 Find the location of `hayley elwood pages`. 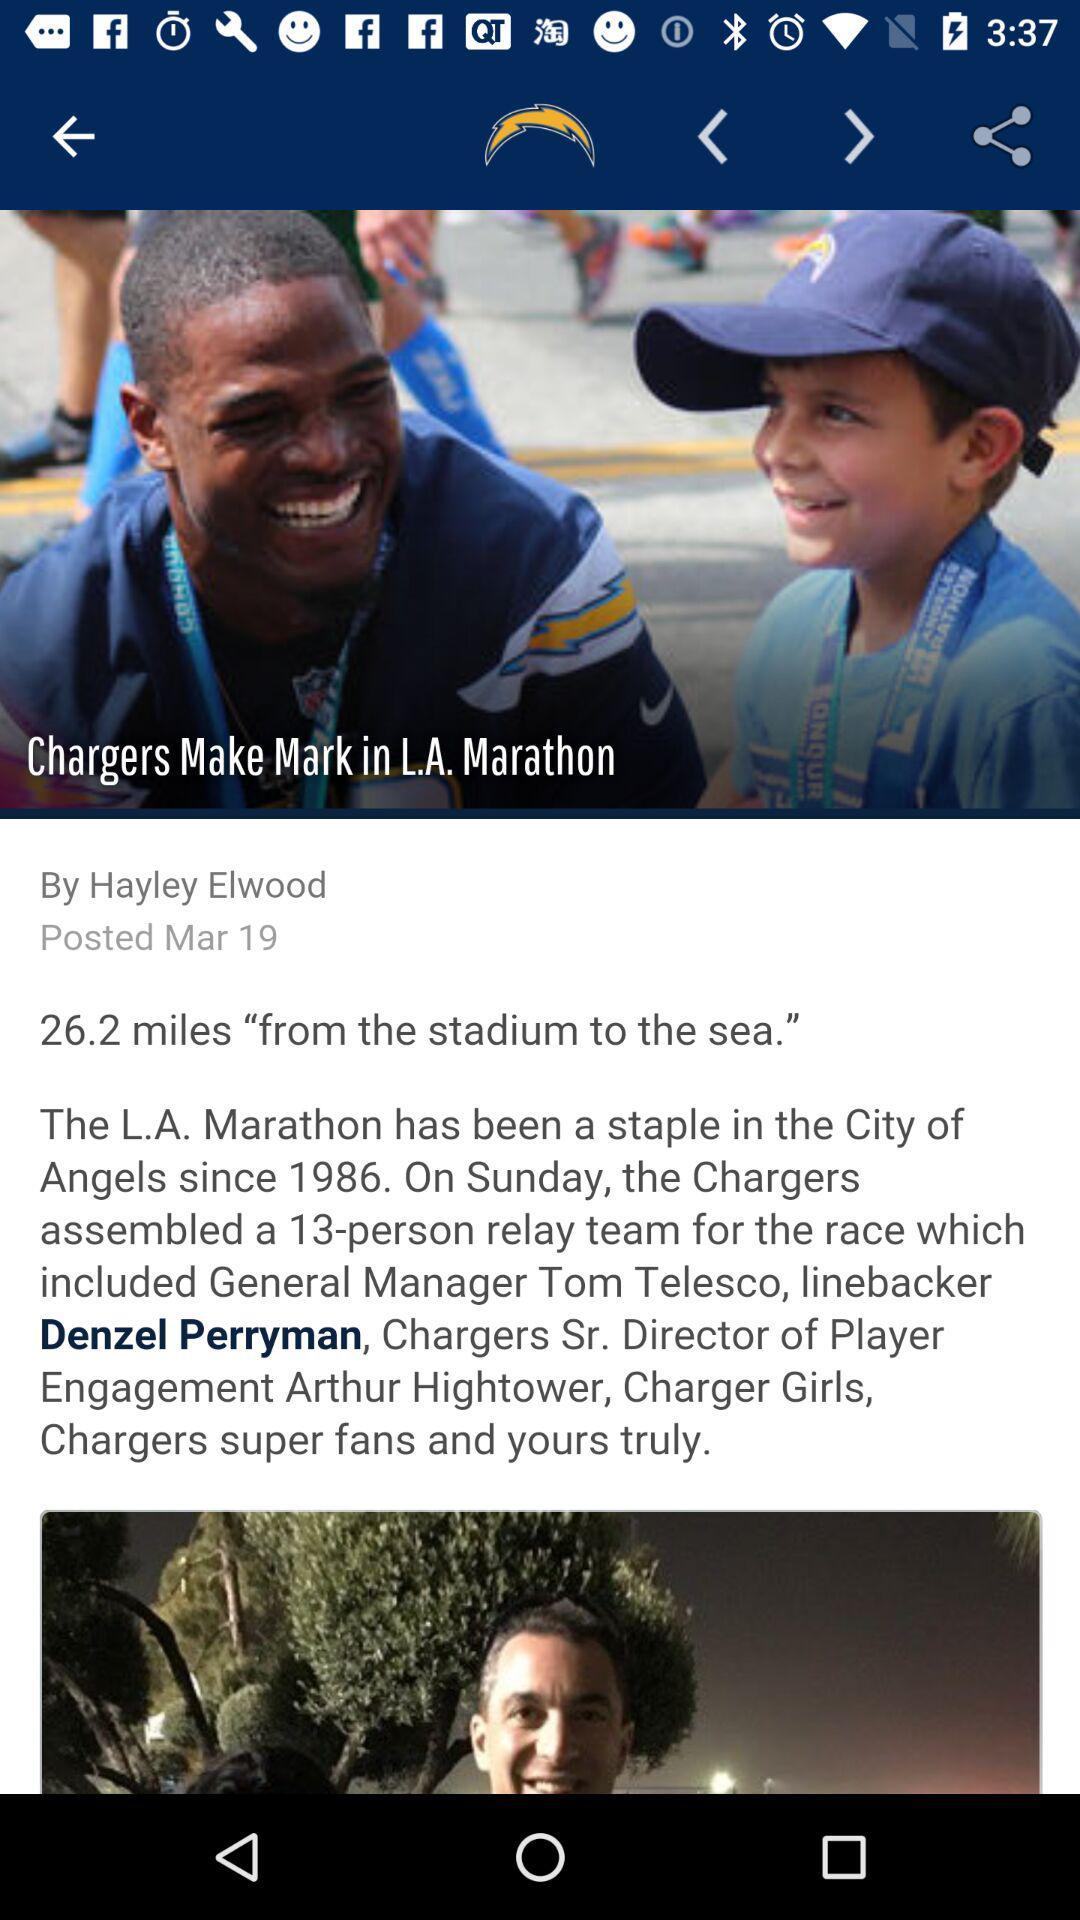

hayley elwood pages is located at coordinates (540, 1002).